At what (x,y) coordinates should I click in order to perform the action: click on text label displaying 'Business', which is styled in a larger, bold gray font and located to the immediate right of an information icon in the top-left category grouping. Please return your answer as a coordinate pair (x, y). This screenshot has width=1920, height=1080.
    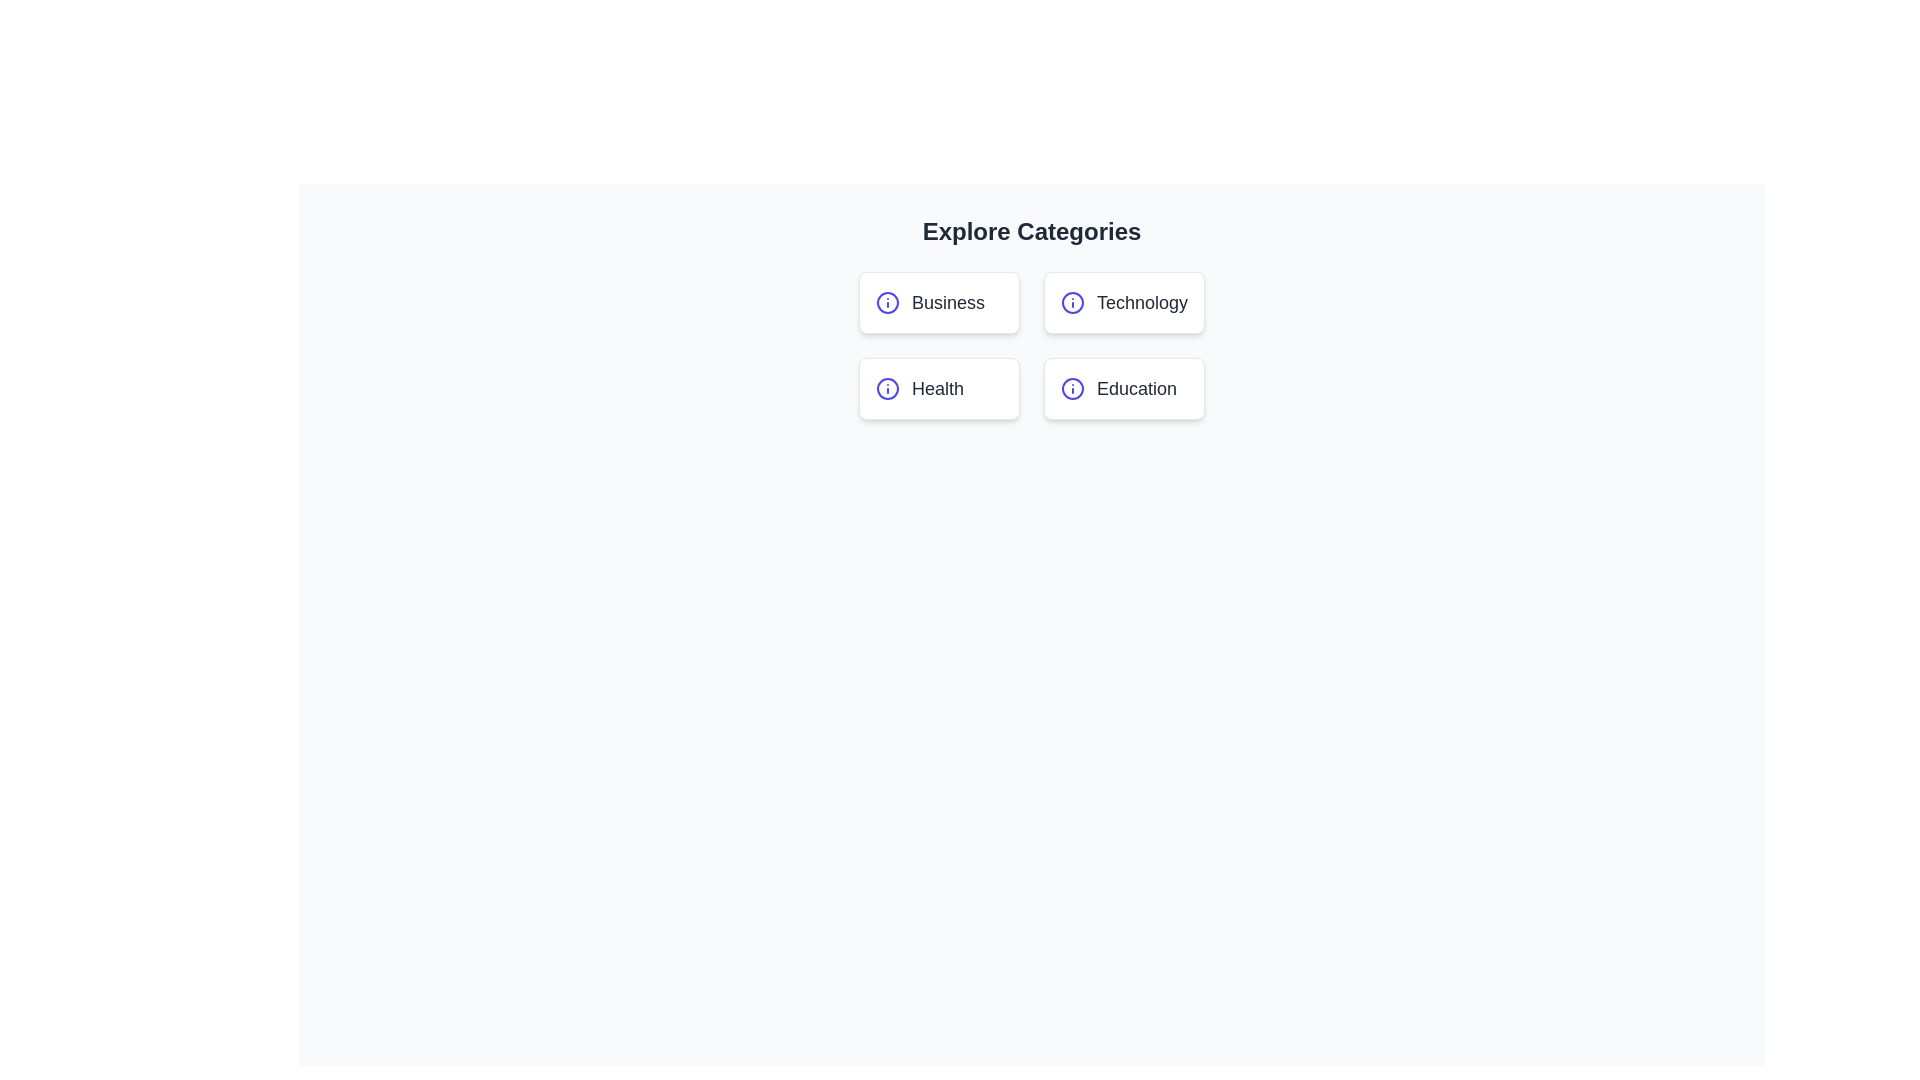
    Looking at the image, I should click on (947, 303).